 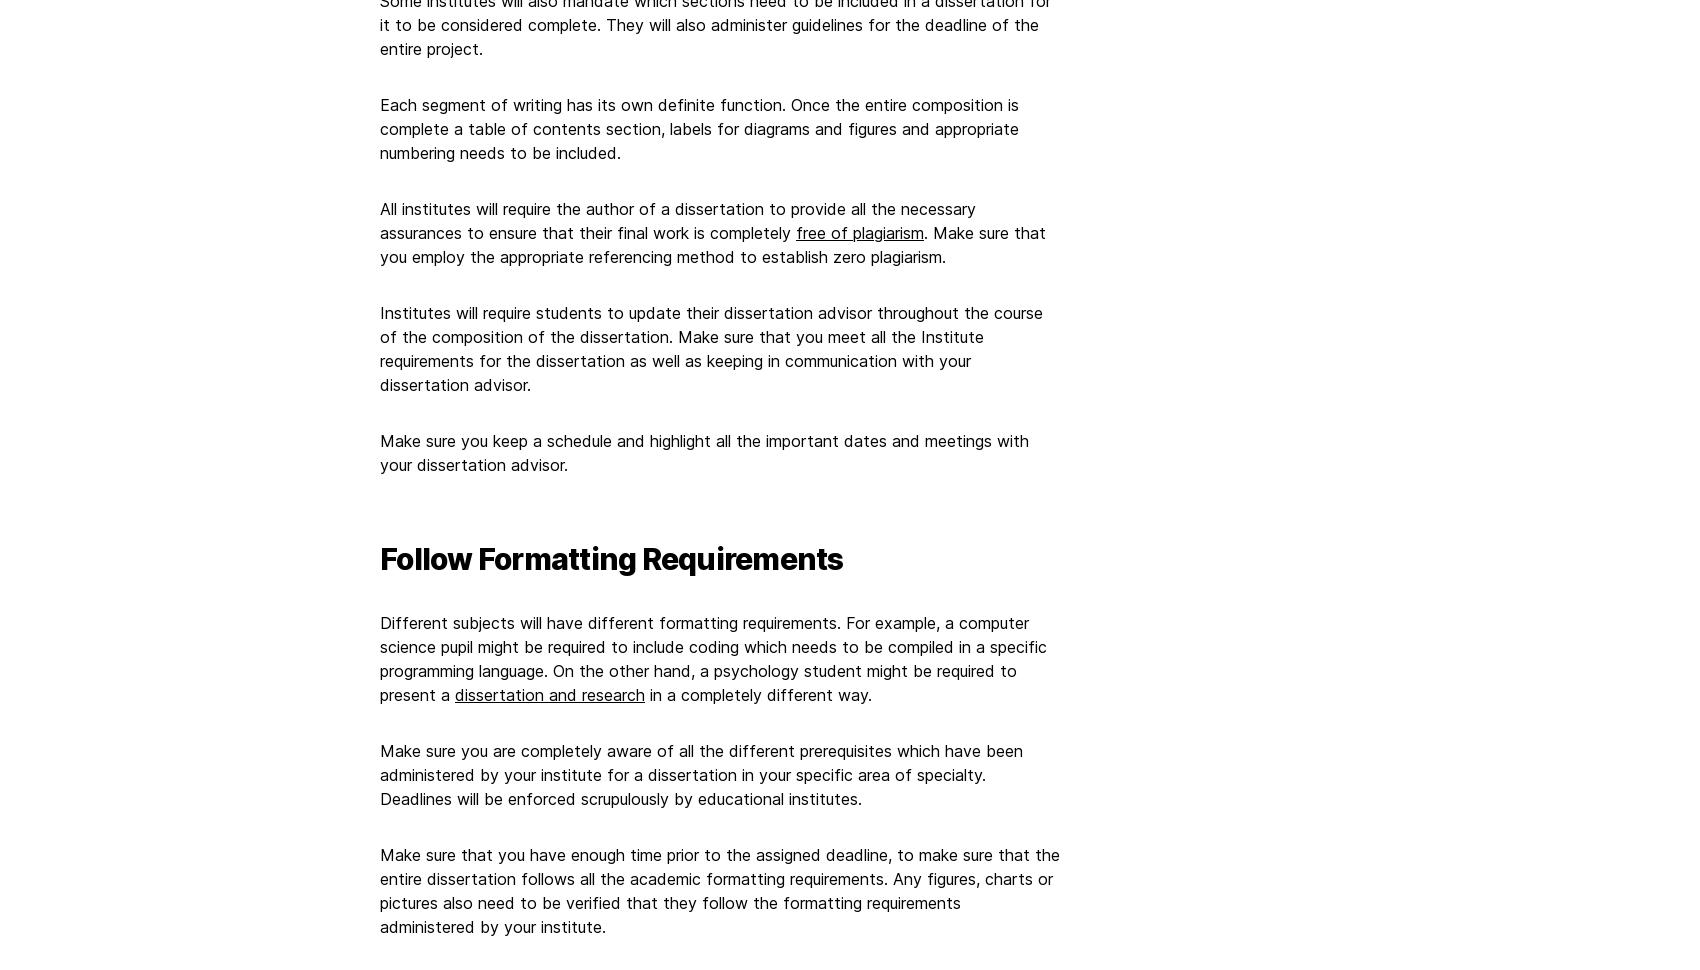 What do you see at coordinates (711, 348) in the screenshot?
I see `'Institutes will require students to update their dissertation advisor throughout the course of the composition of the dissertation. Make sure that you meet all the Institute requirements for the dissertation as well as keeping in communication with your dissertation advisor.'` at bounding box center [711, 348].